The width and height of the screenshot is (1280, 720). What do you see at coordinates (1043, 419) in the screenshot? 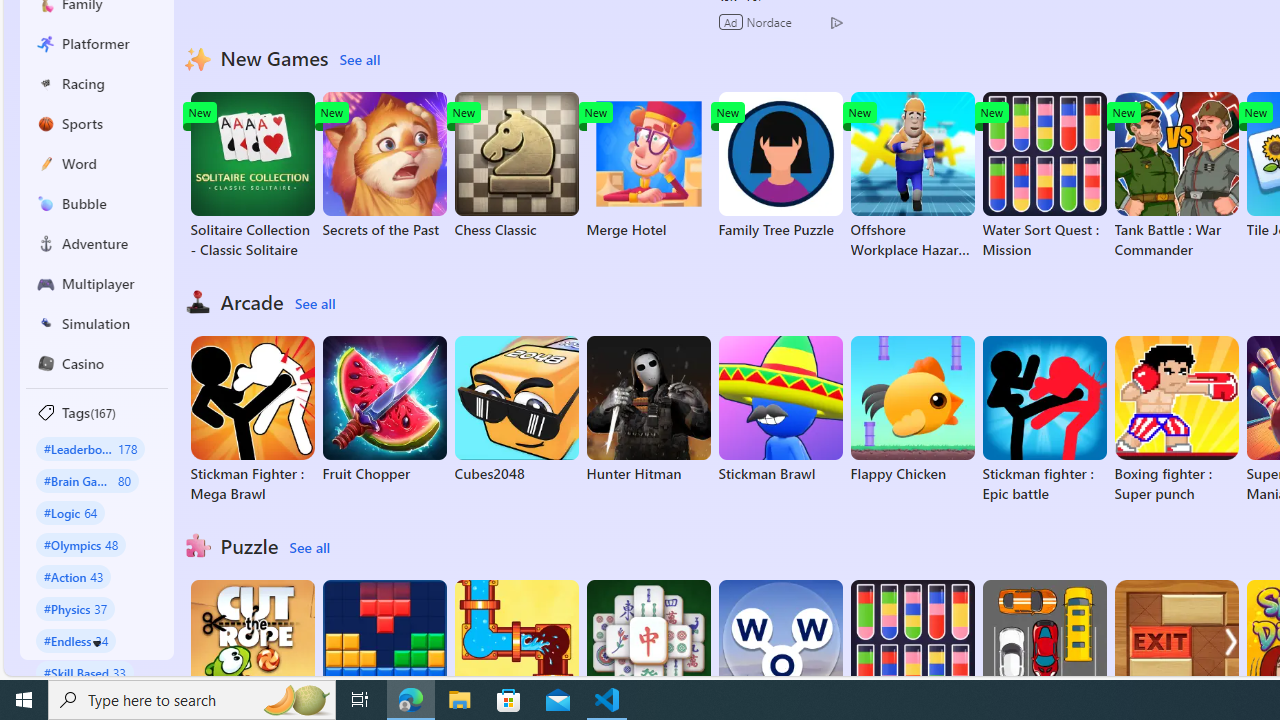
I see `'Stickman fighter : Epic battle'` at bounding box center [1043, 419].